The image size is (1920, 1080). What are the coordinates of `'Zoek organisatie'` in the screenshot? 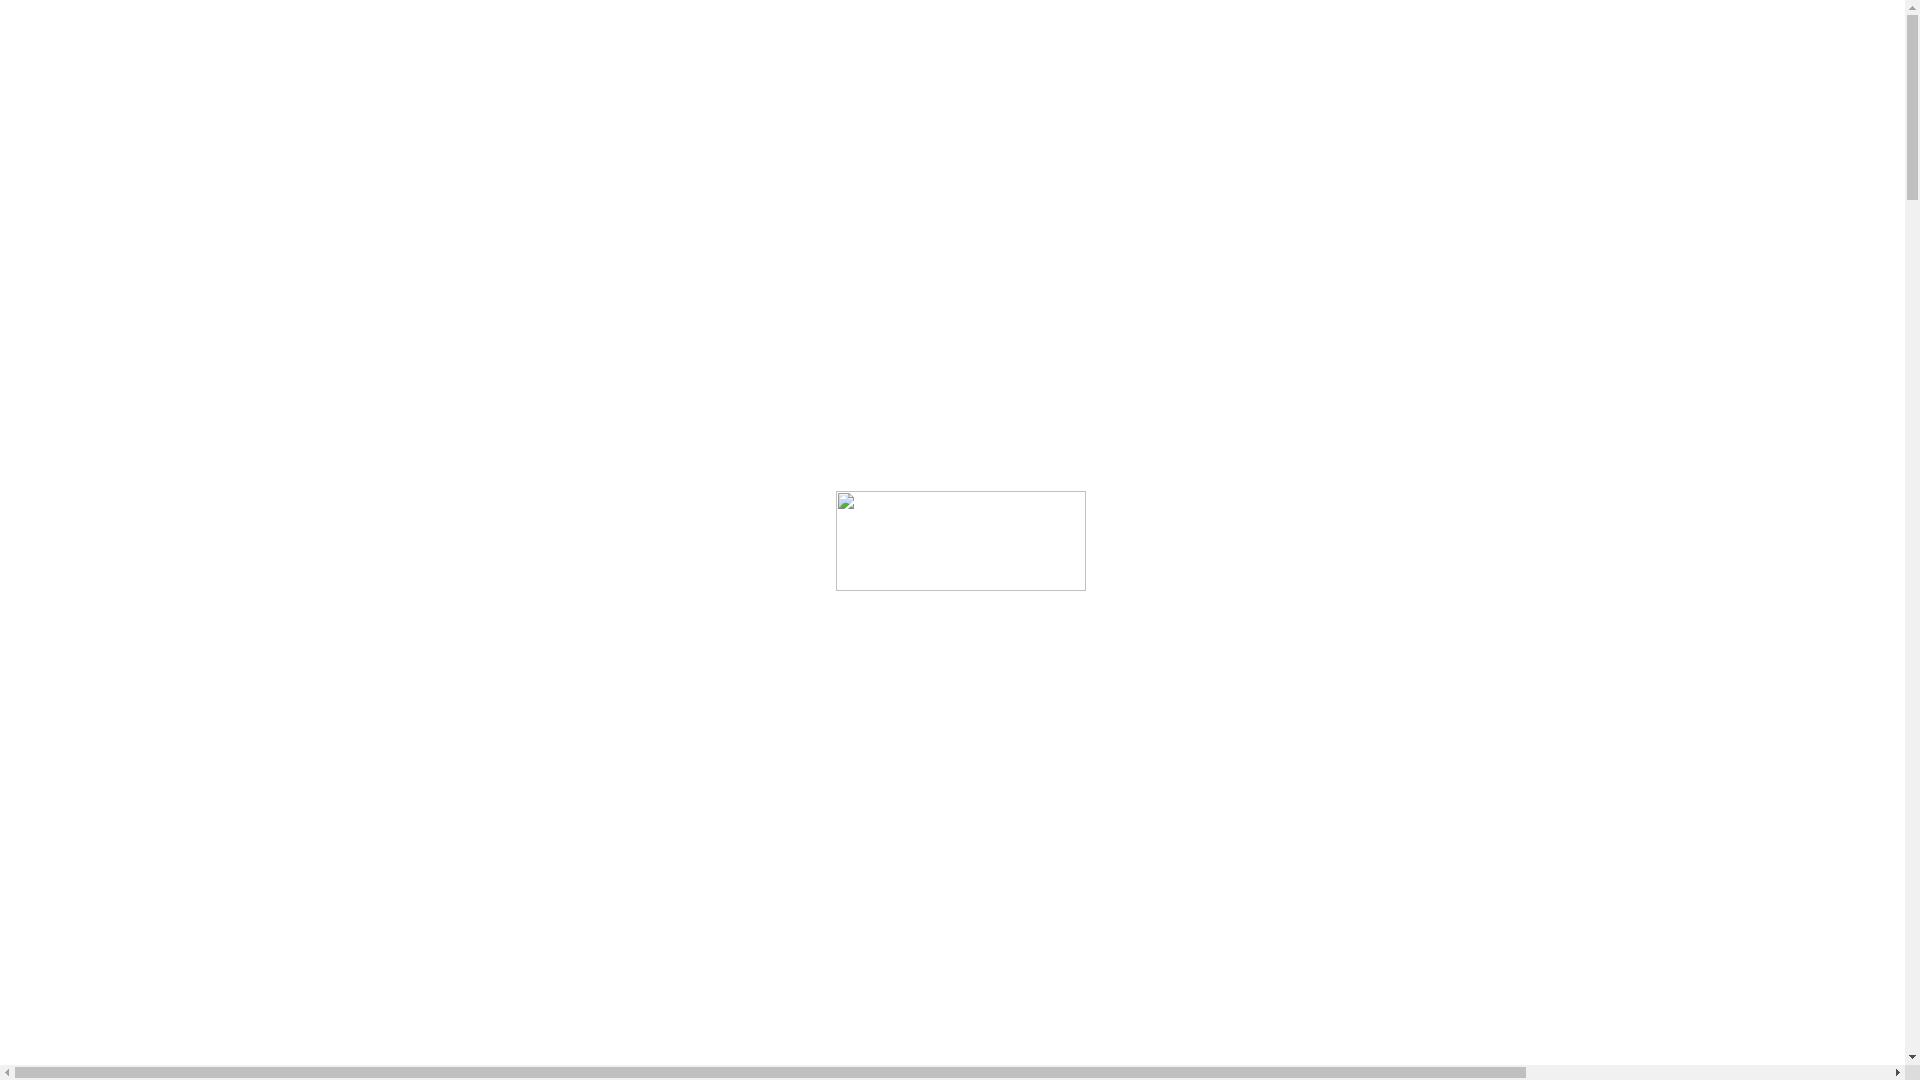 It's located at (63, 663).